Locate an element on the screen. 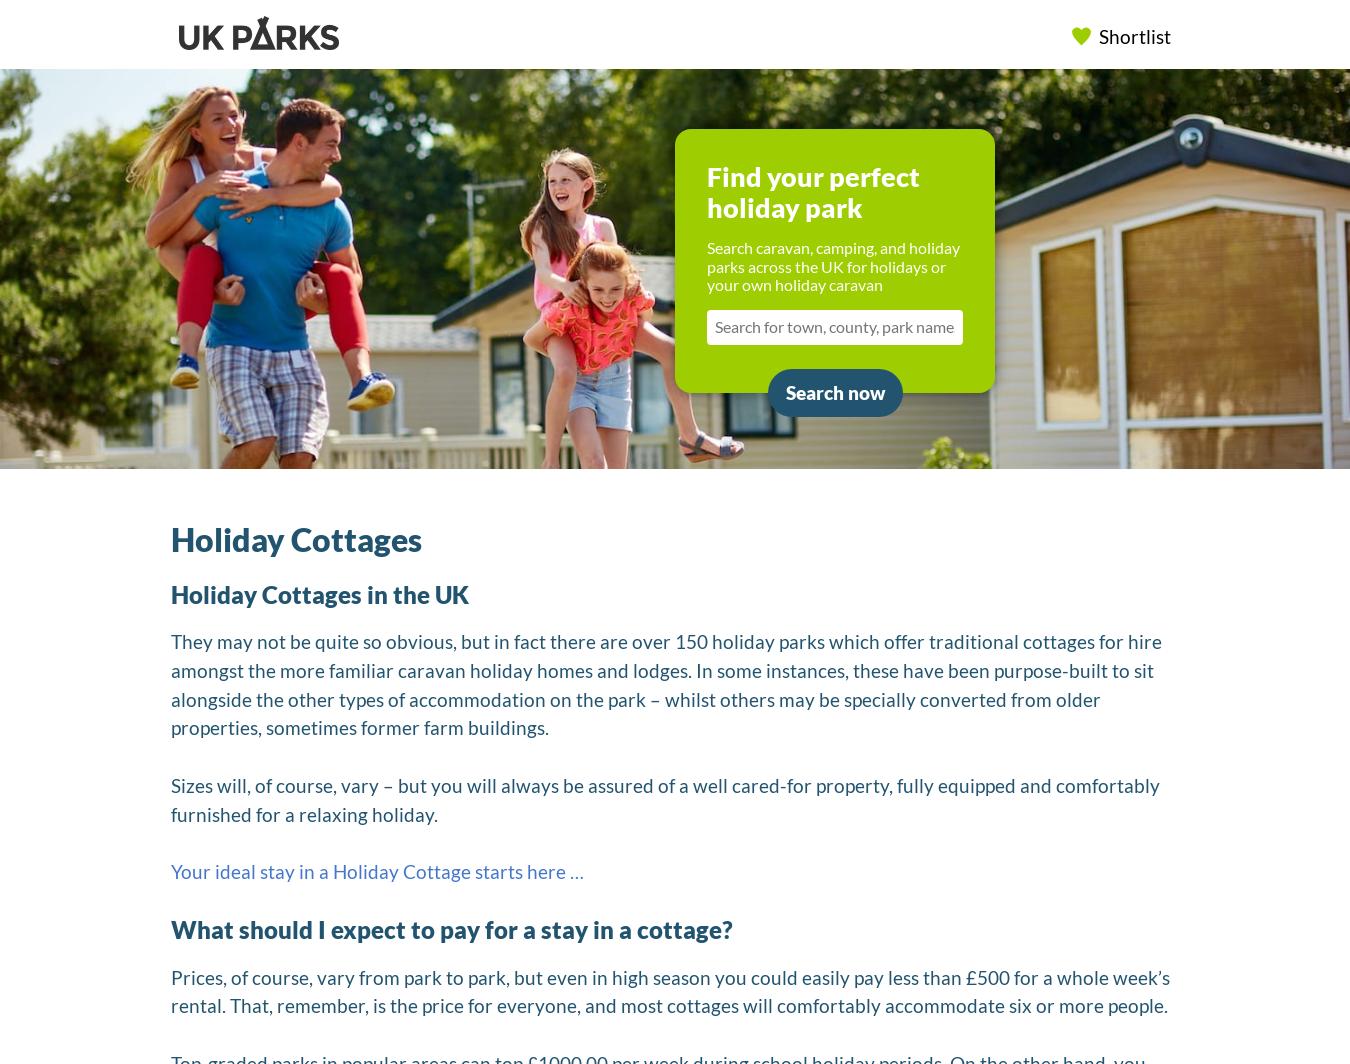 The image size is (1350, 1064). 'Search caravan, camping, and holiday parks across the UK for holidays or your own holiday caravan' is located at coordinates (833, 265).